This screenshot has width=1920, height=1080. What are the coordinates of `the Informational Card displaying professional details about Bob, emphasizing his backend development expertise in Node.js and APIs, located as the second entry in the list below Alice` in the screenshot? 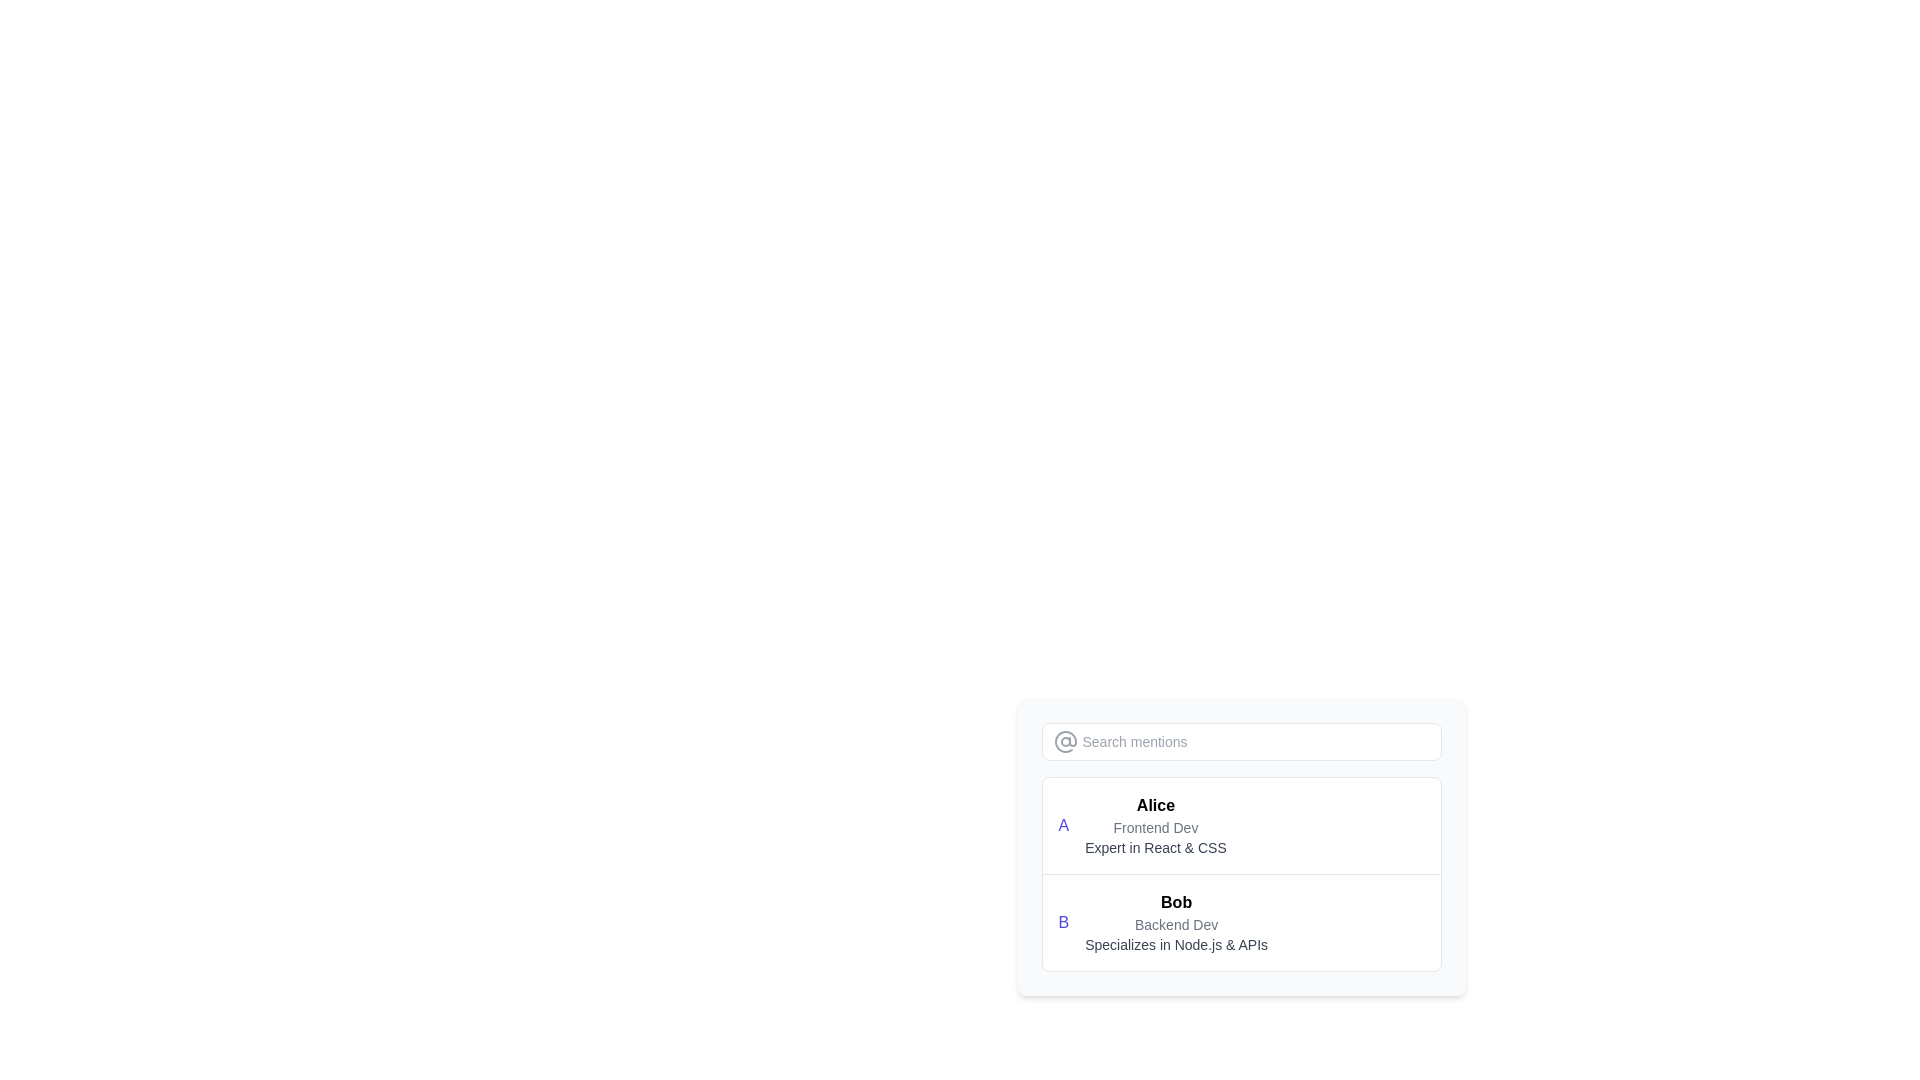 It's located at (1176, 922).